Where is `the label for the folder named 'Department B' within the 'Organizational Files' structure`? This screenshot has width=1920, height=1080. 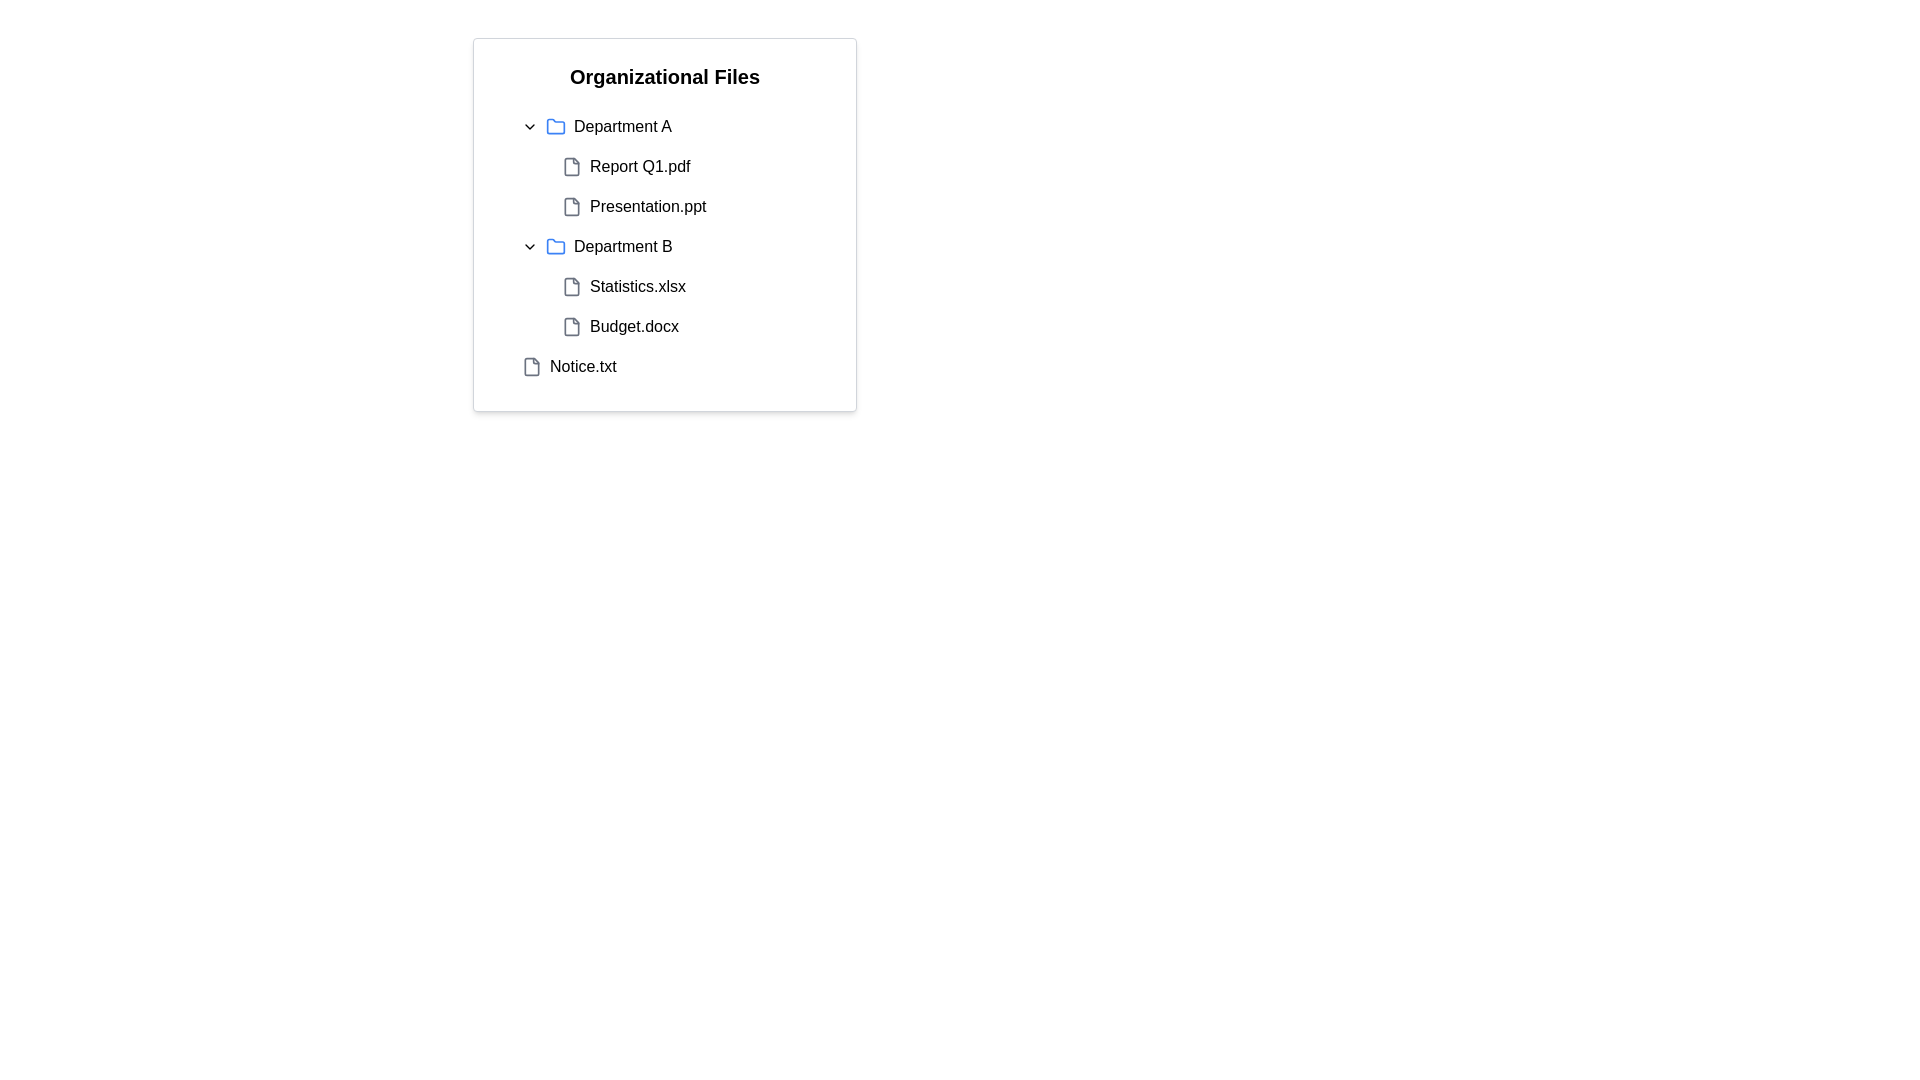 the label for the folder named 'Department B' within the 'Organizational Files' structure is located at coordinates (622, 245).